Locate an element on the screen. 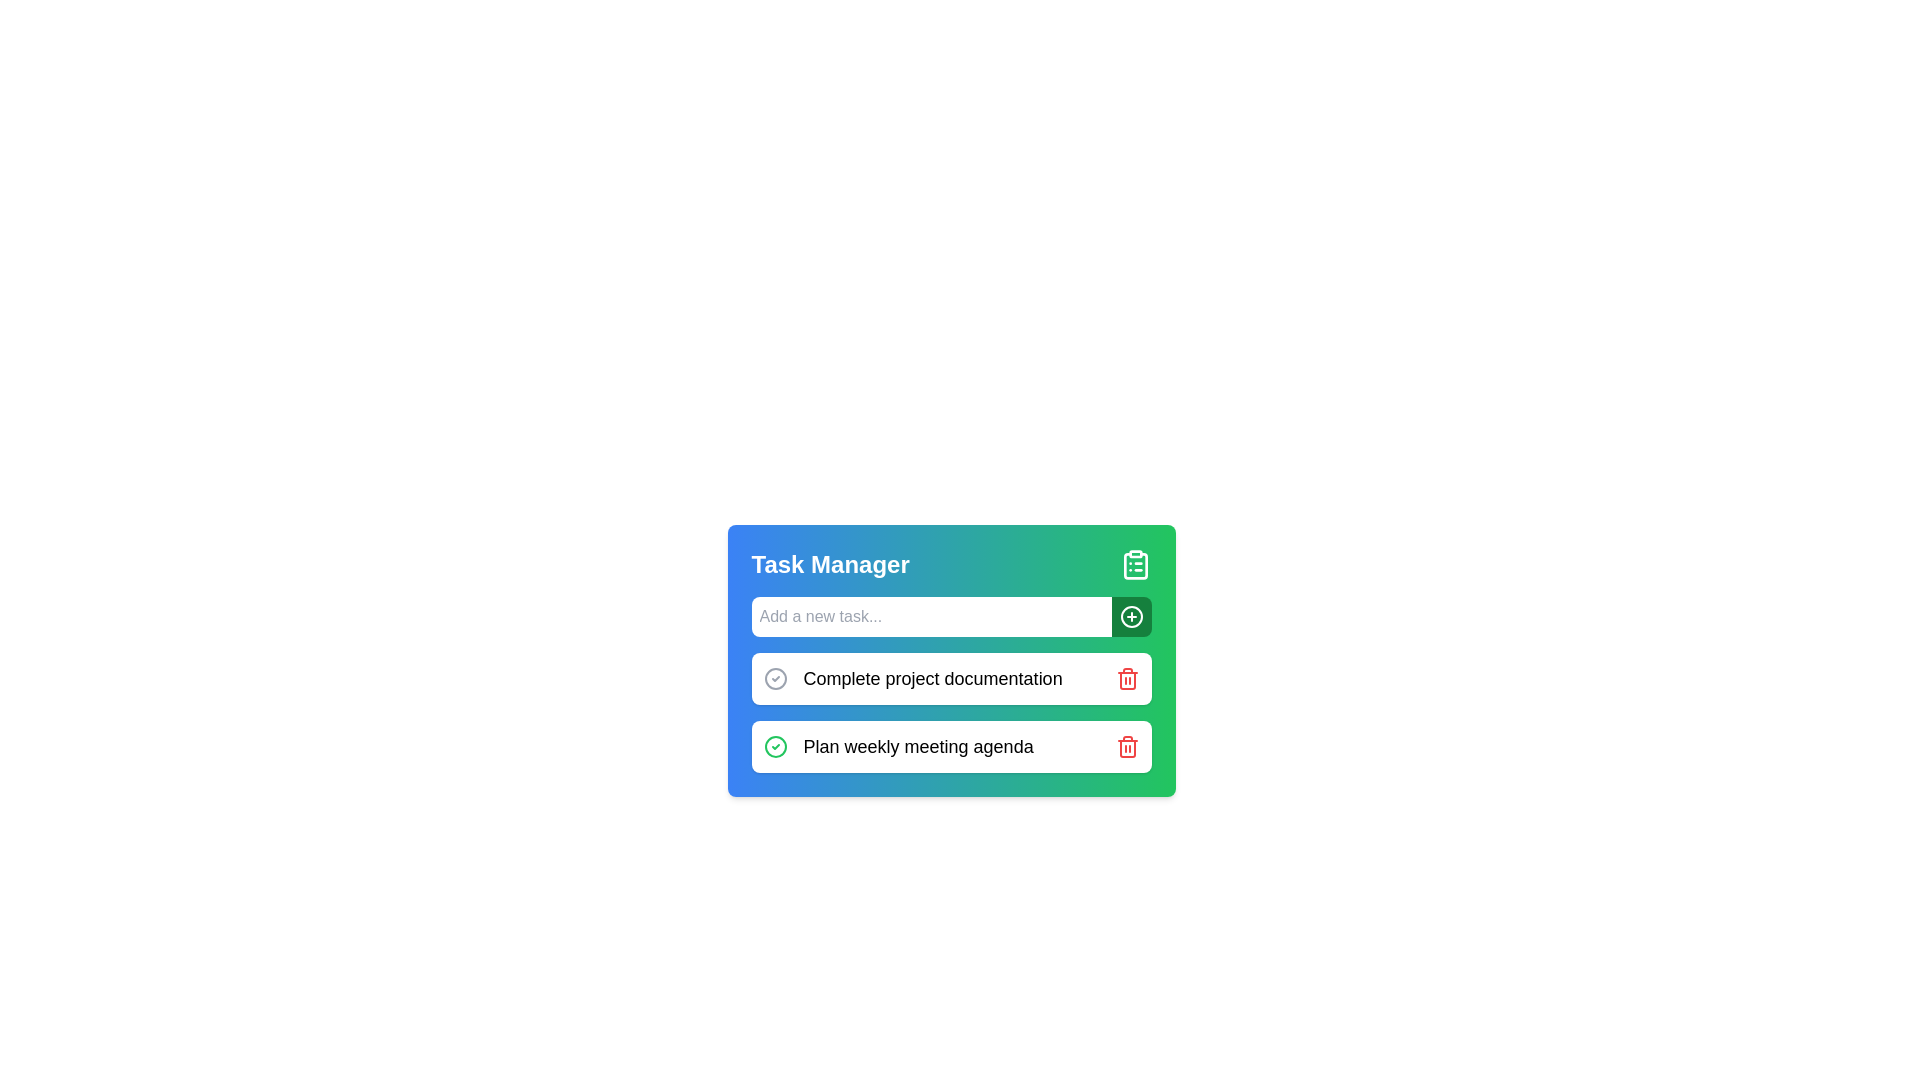 The height and width of the screenshot is (1080, 1920). the green button with a plus icon located immediately to the right of the input field in the task management panel for interaction highlight is located at coordinates (1131, 616).